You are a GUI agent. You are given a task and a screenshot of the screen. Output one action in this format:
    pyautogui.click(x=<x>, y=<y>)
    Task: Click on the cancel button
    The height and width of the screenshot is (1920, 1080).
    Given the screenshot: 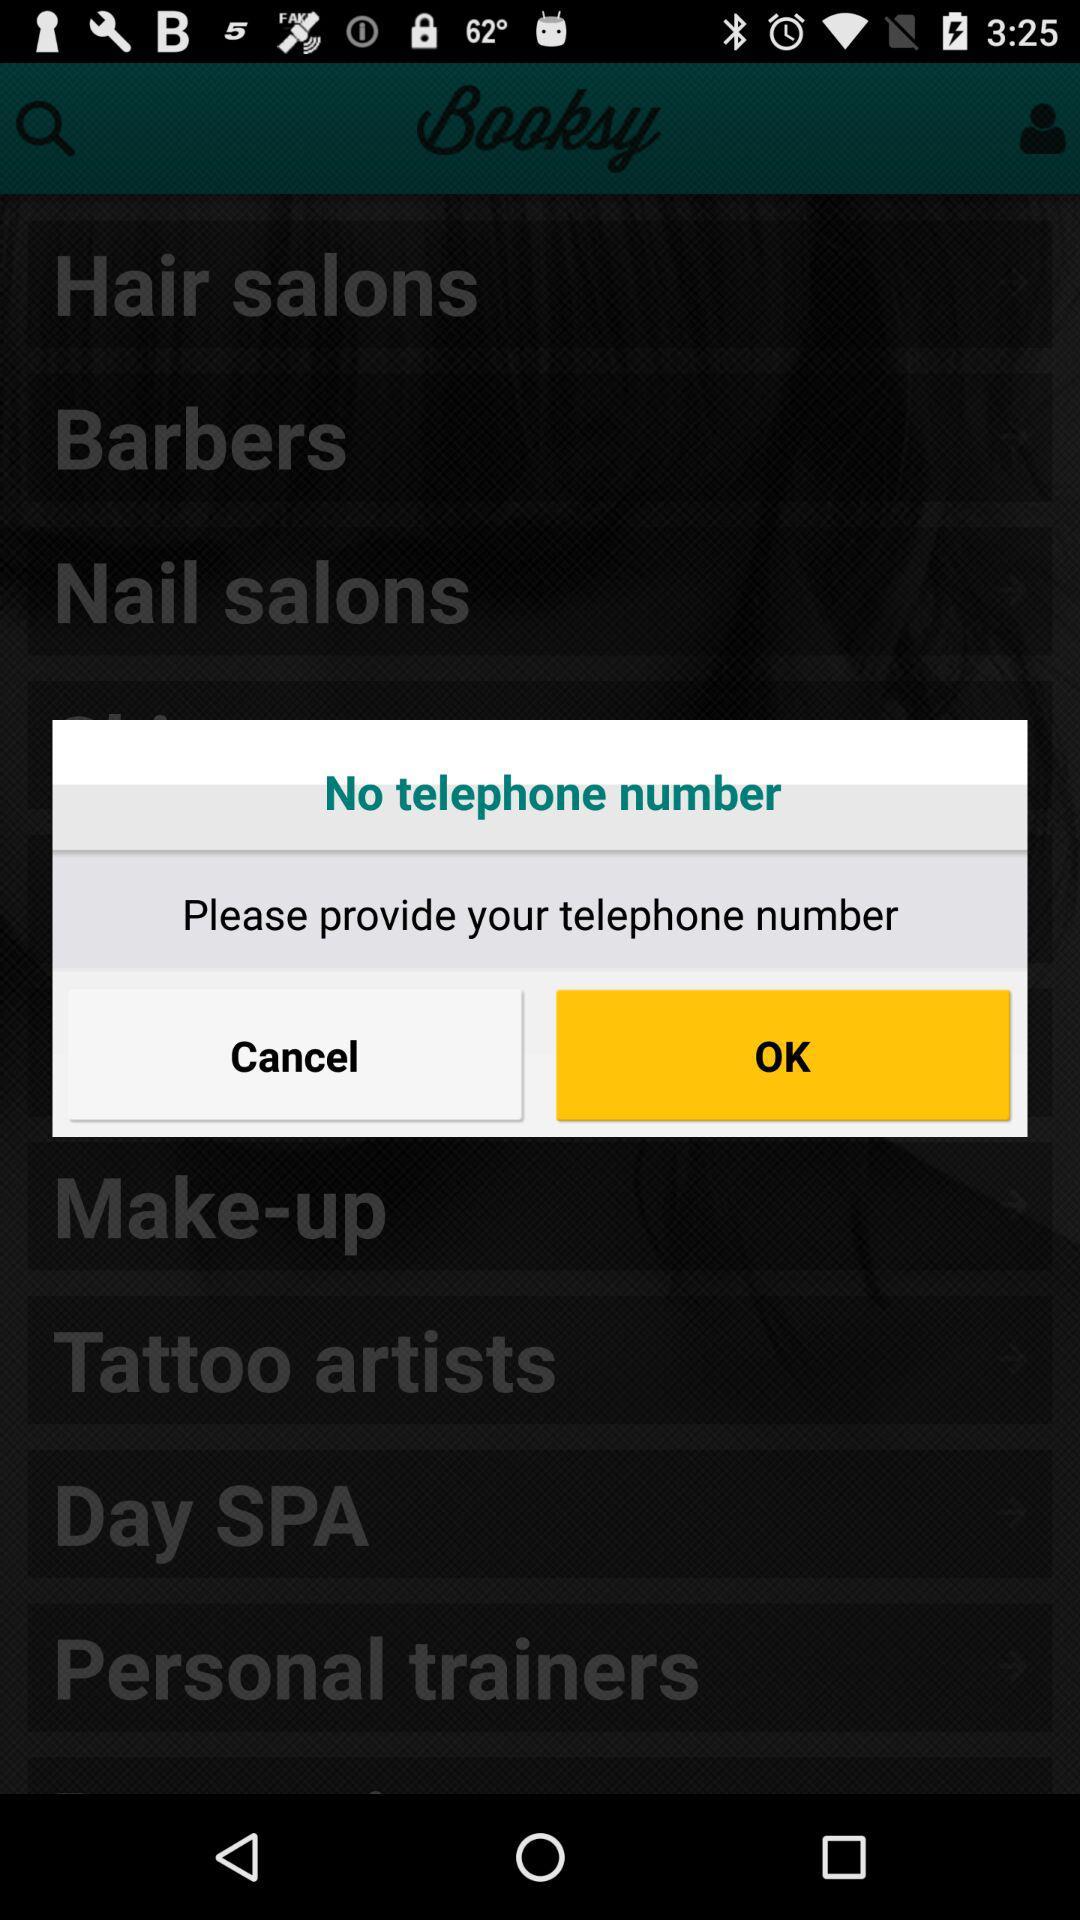 What is the action you would take?
    pyautogui.click(x=296, y=1054)
    